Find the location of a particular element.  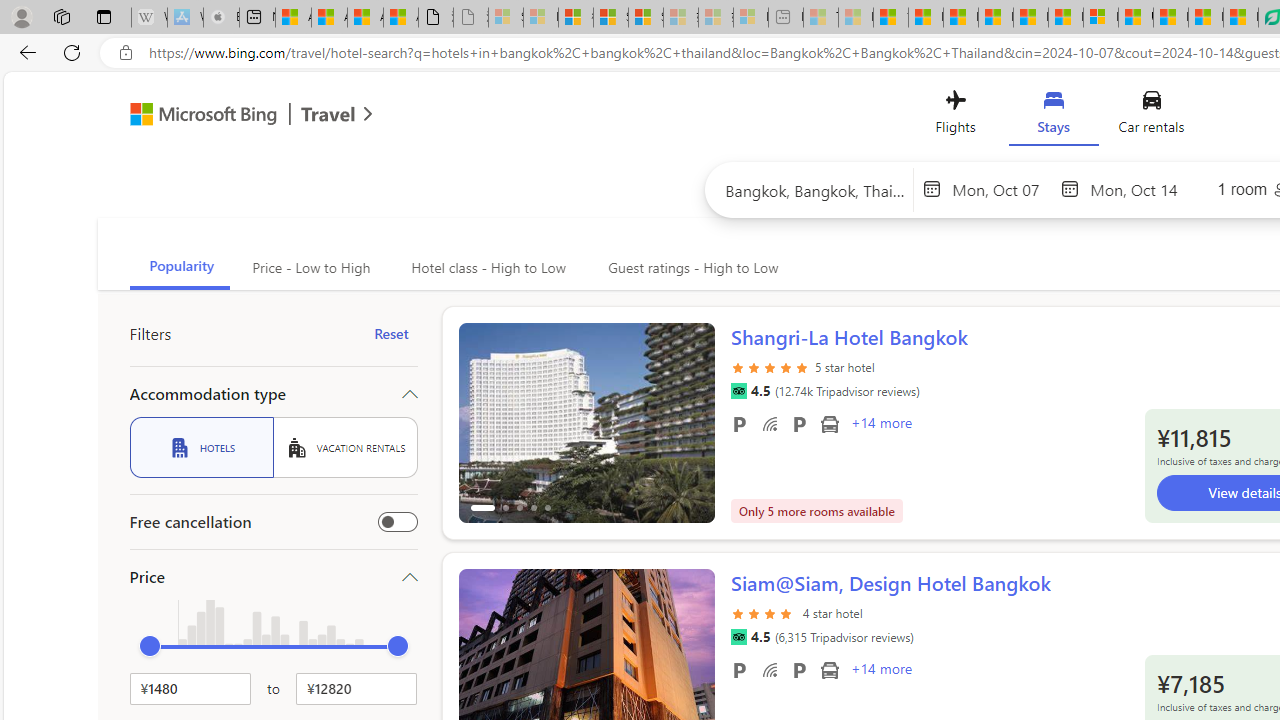

'Top Stories - MSN - Sleeping' is located at coordinates (821, 17).